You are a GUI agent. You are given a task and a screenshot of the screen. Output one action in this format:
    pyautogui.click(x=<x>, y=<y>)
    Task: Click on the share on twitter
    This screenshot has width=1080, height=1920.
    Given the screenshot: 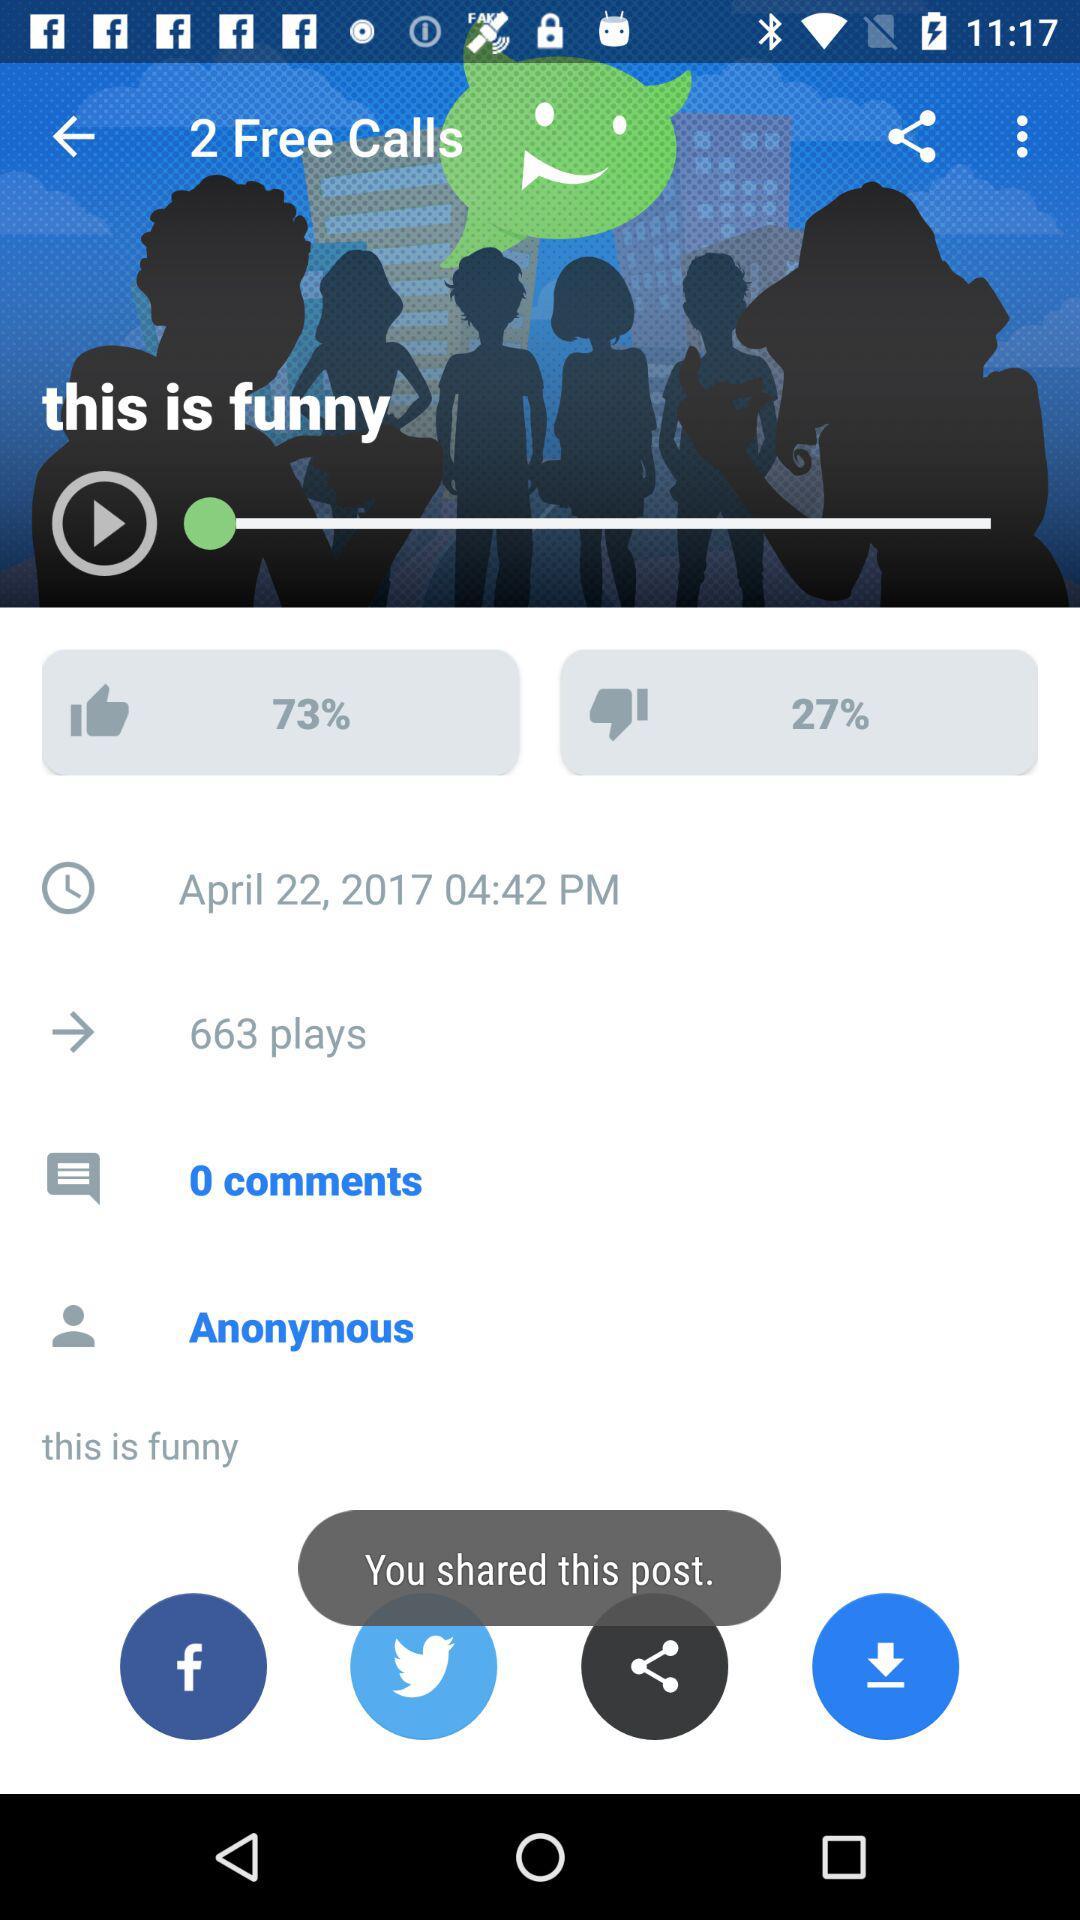 What is the action you would take?
    pyautogui.click(x=422, y=1666)
    